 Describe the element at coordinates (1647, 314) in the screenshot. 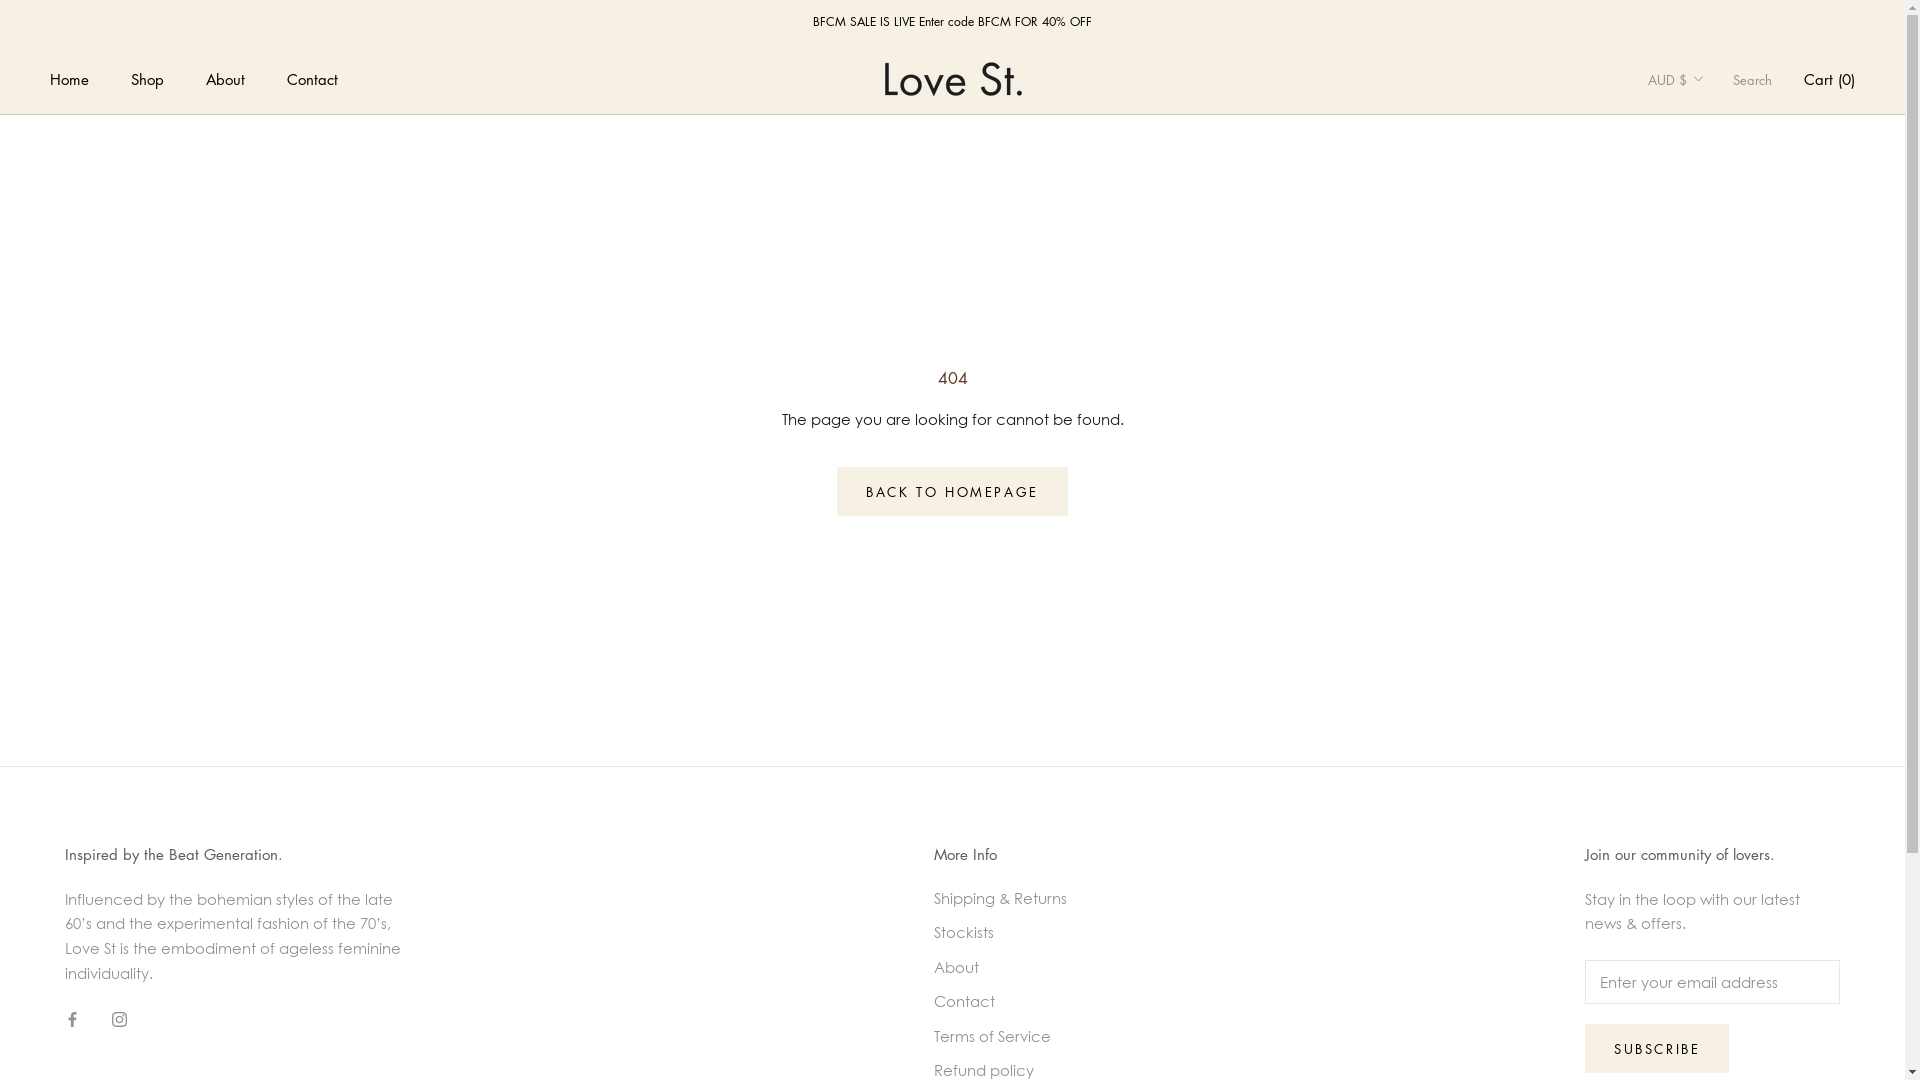

I see `'AWG'` at that location.